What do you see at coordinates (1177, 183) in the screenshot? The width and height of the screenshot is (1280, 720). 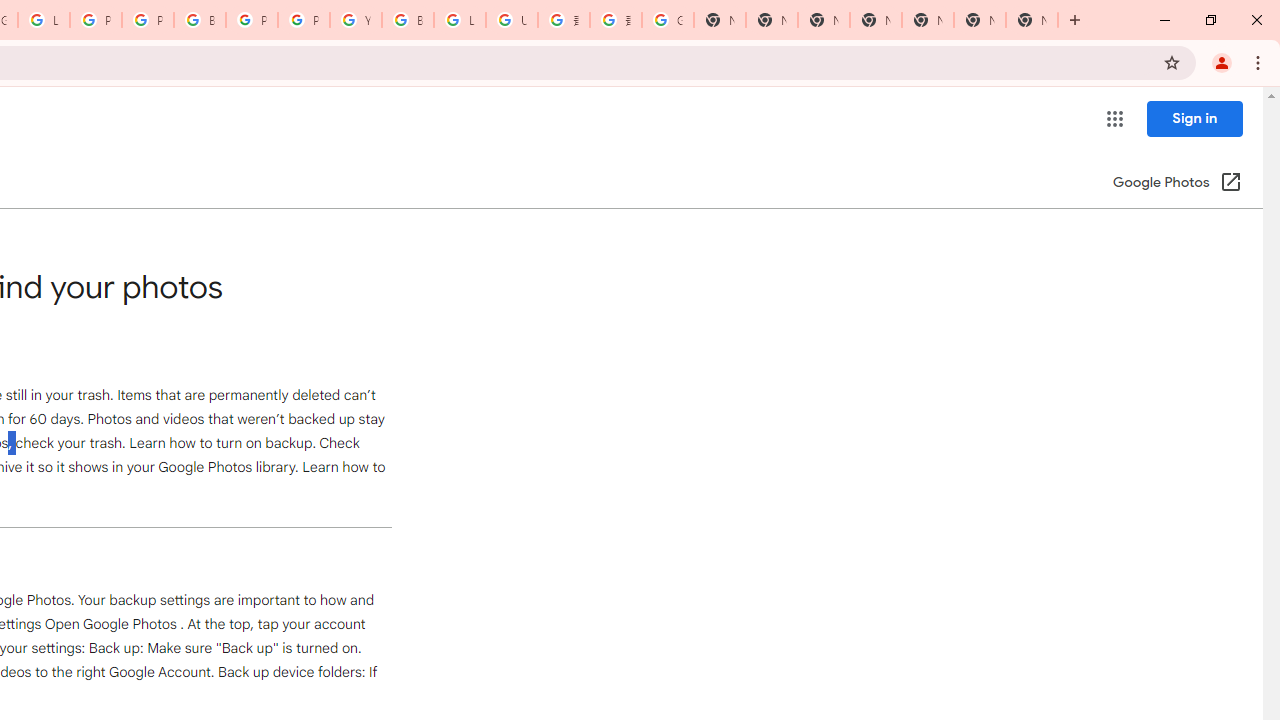 I see `'Google Photos (Open in a new window)'` at bounding box center [1177, 183].